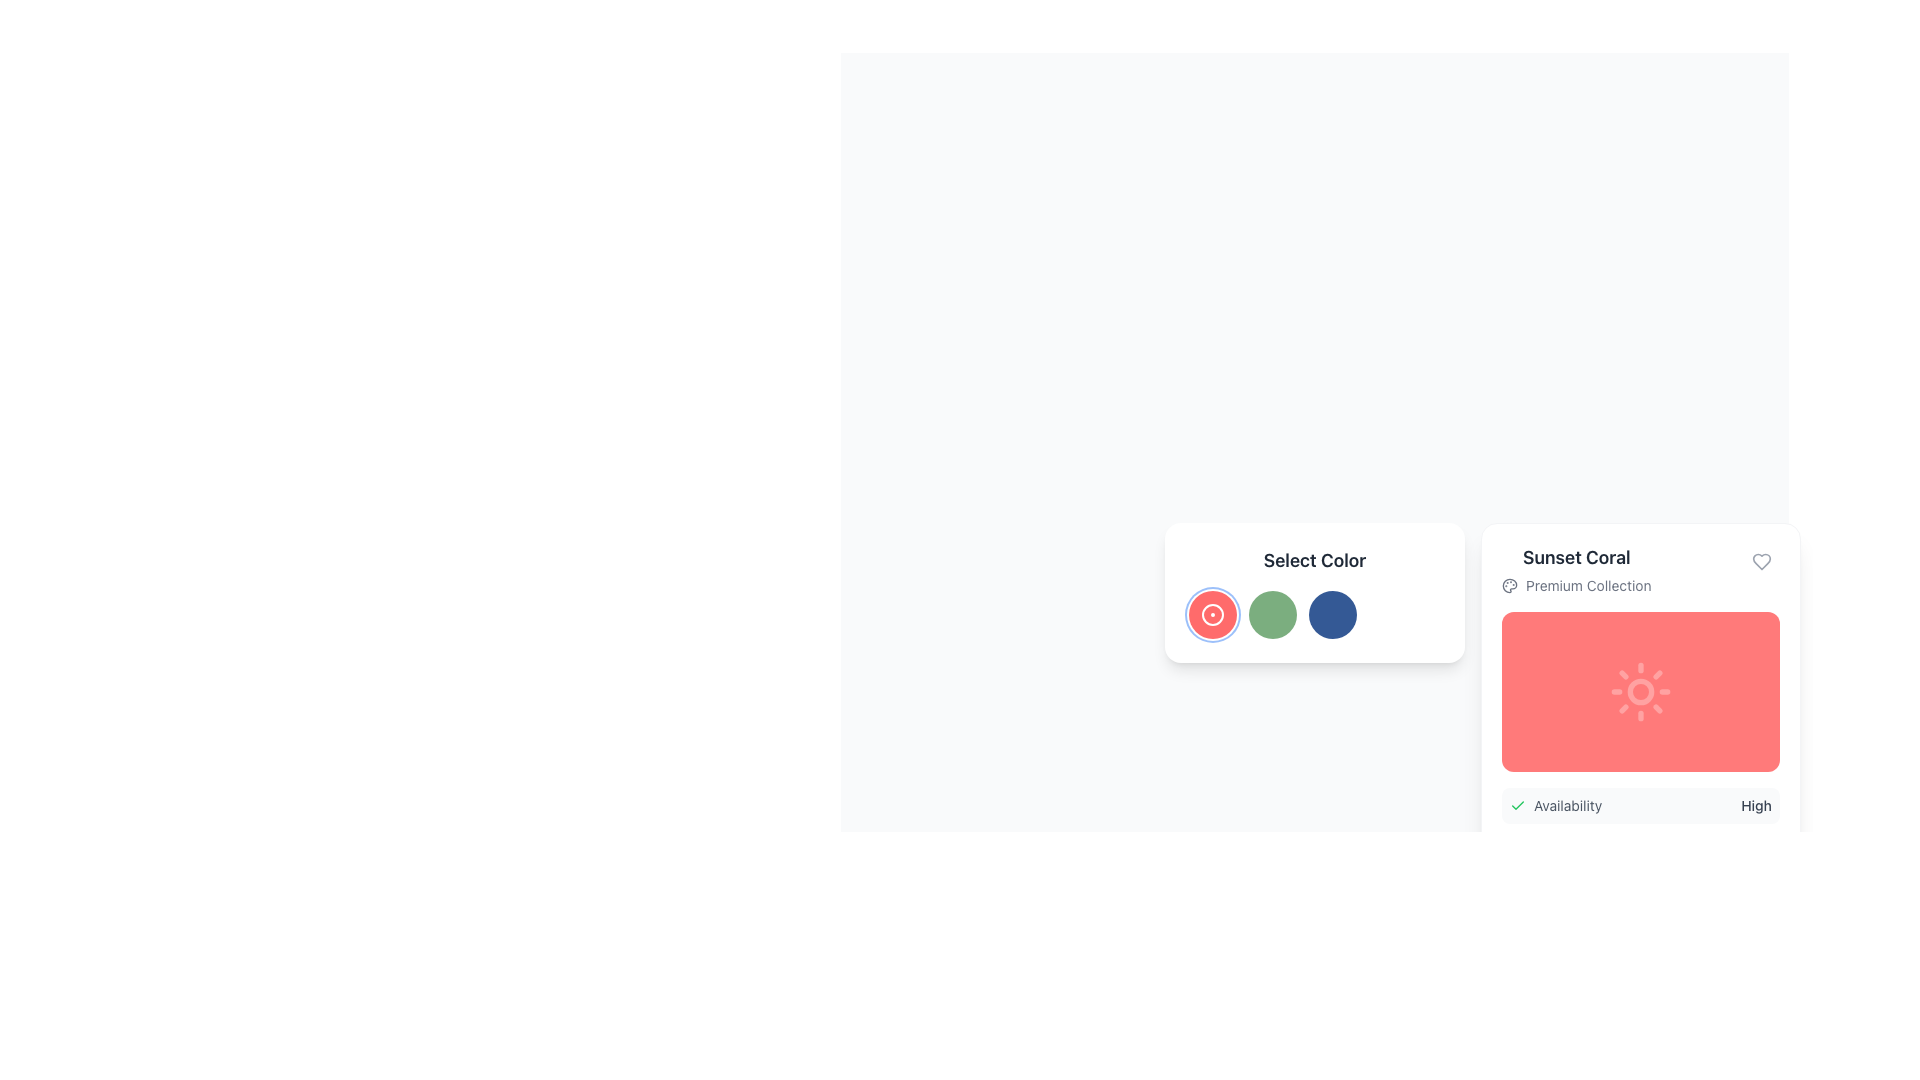 The image size is (1920, 1080). I want to click on the first Circle indicator in the 'Select Color' section, so click(1212, 613).